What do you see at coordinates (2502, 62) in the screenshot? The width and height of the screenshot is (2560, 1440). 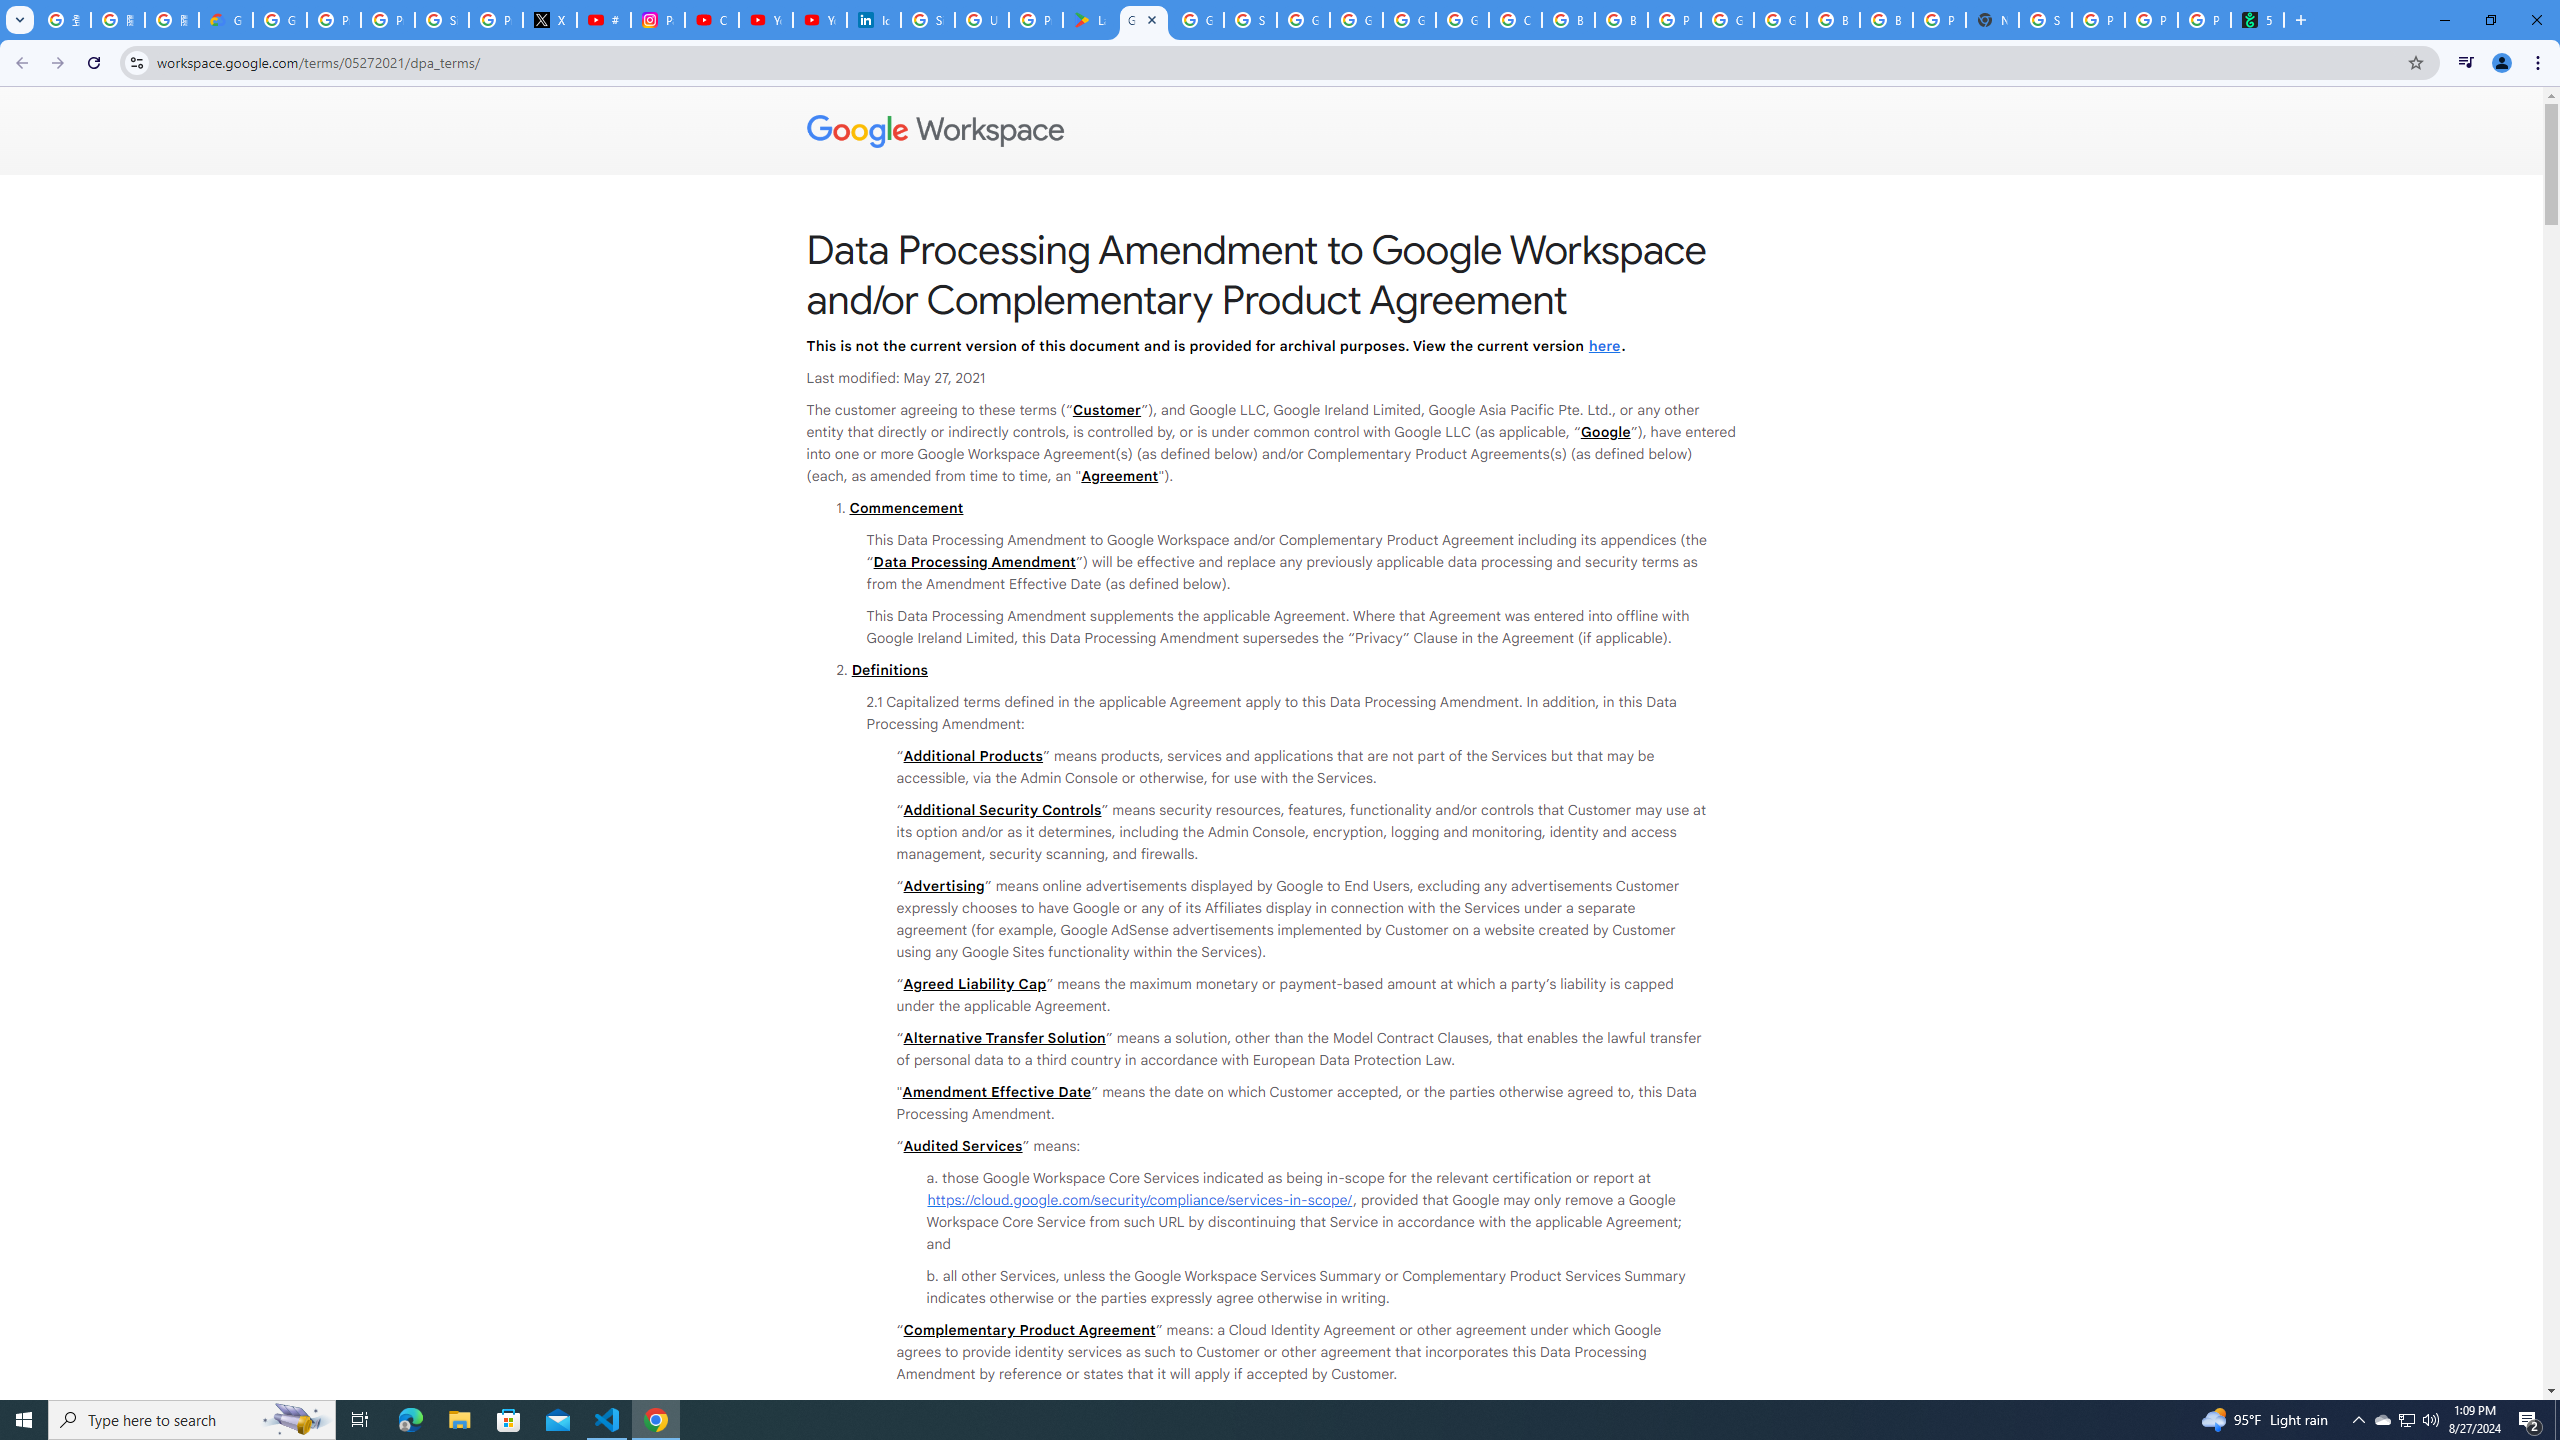 I see `'You'` at bounding box center [2502, 62].